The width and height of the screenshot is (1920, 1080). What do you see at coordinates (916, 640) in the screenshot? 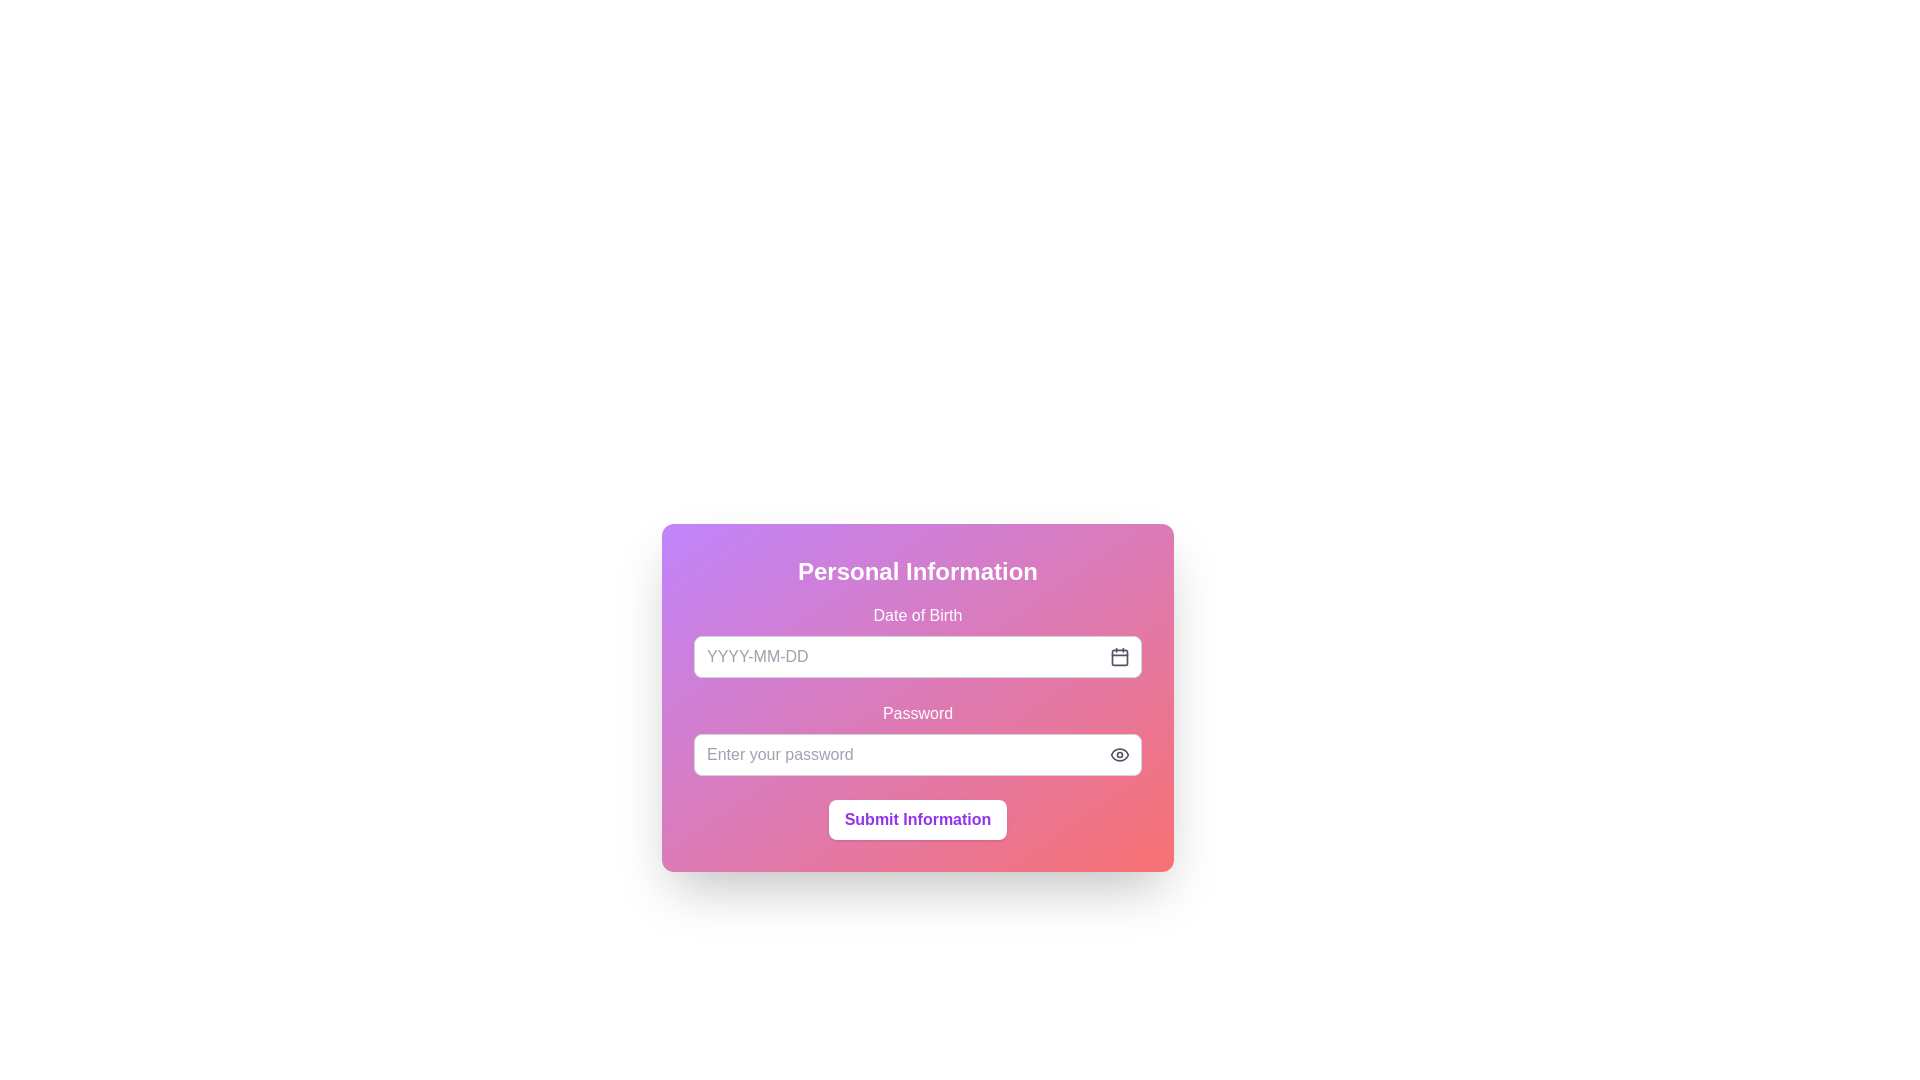
I see `the 'Date of Birth' input field to focus for typing` at bounding box center [916, 640].